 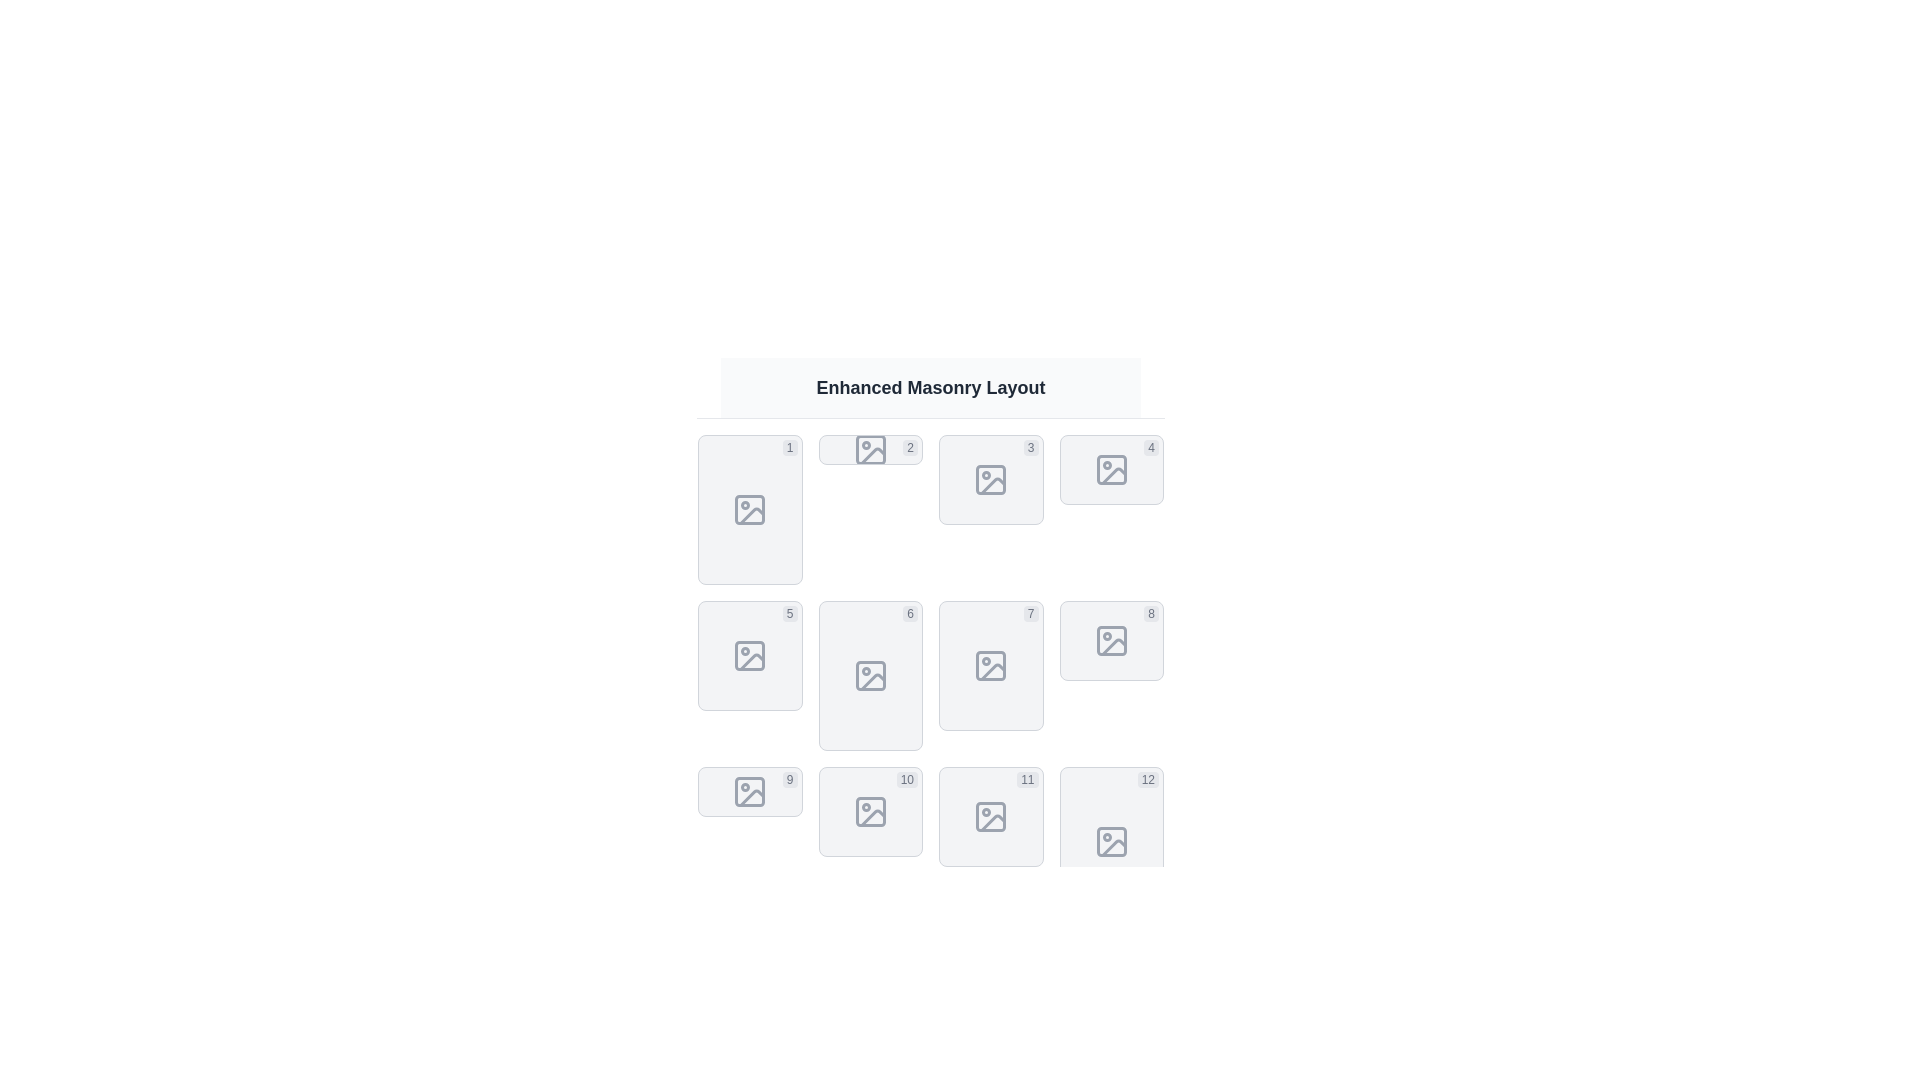 What do you see at coordinates (789, 778) in the screenshot?
I see `the small rectangular badge with rounded corners displaying the numeric text '9', located at the top-right corner of a larger card element` at bounding box center [789, 778].